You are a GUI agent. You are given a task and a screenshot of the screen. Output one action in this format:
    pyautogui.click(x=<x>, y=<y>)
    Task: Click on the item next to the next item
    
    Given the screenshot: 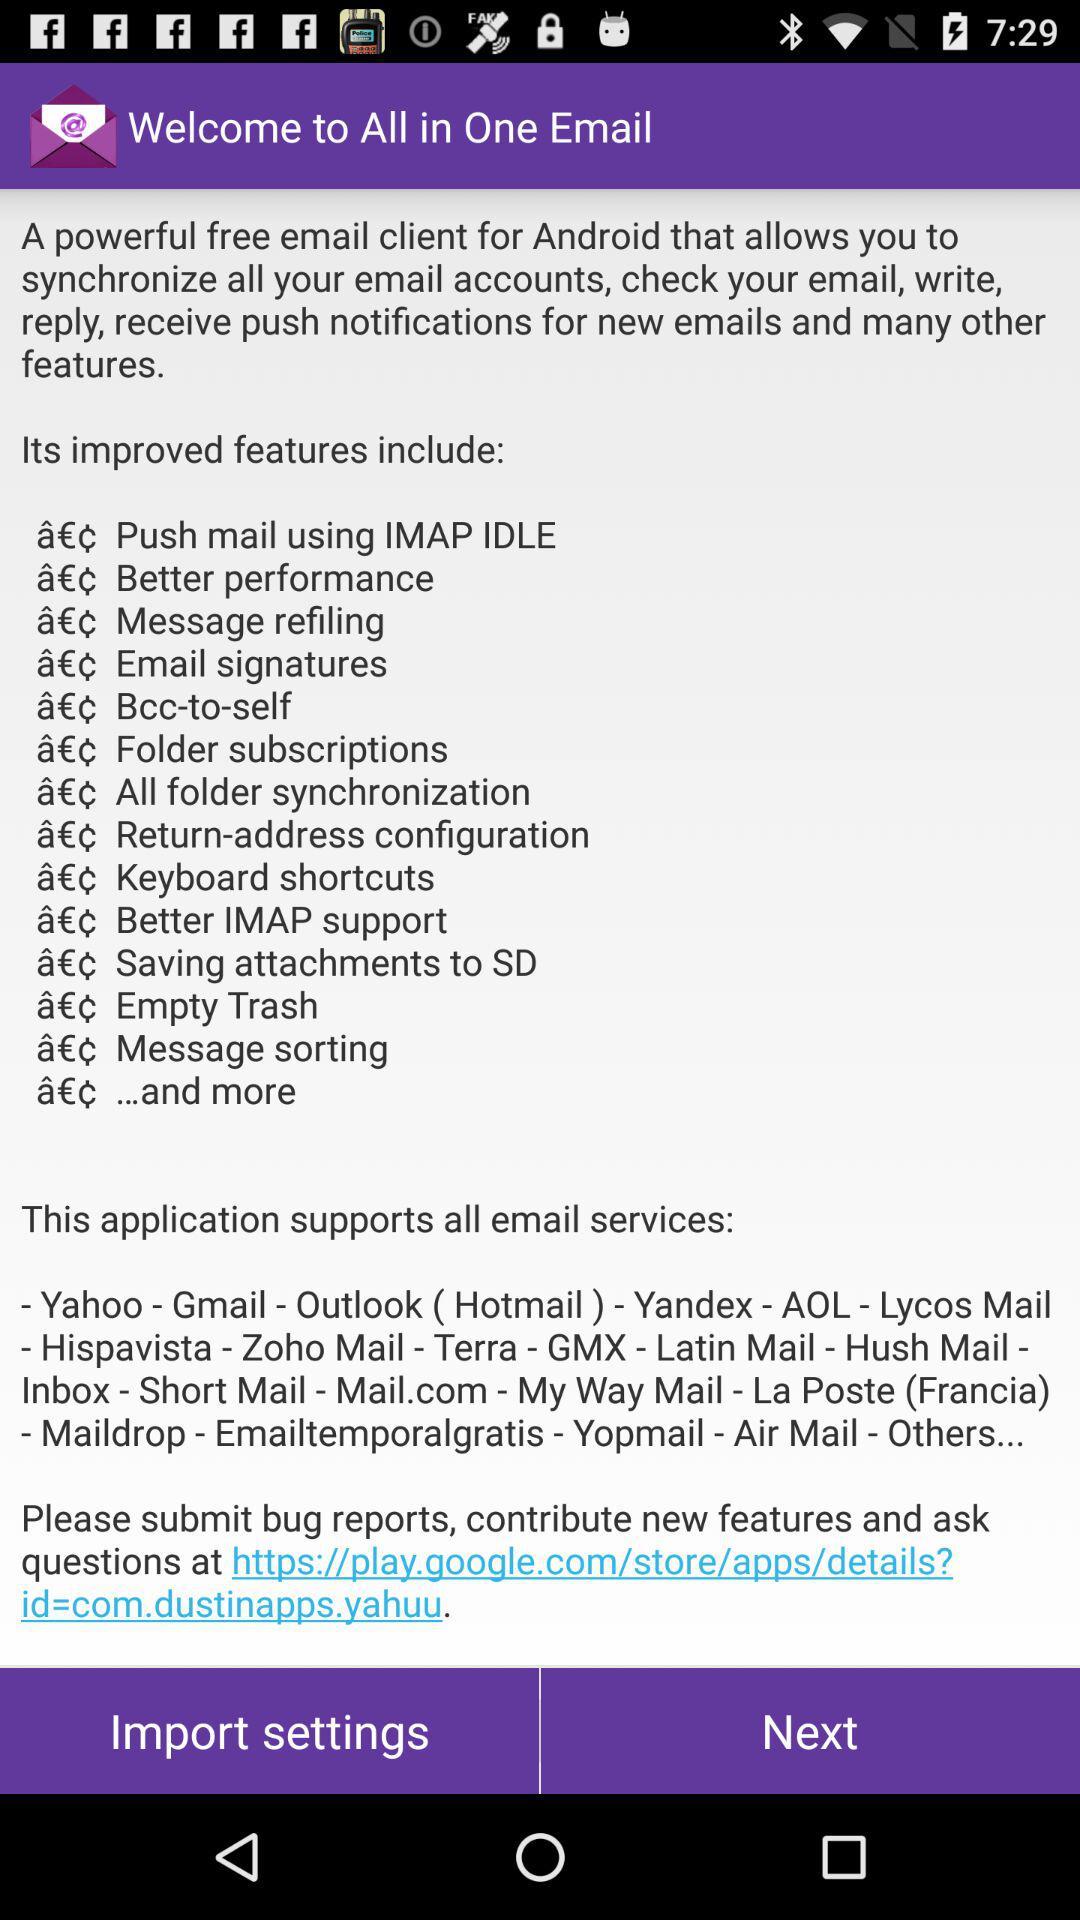 What is the action you would take?
    pyautogui.click(x=268, y=1730)
    